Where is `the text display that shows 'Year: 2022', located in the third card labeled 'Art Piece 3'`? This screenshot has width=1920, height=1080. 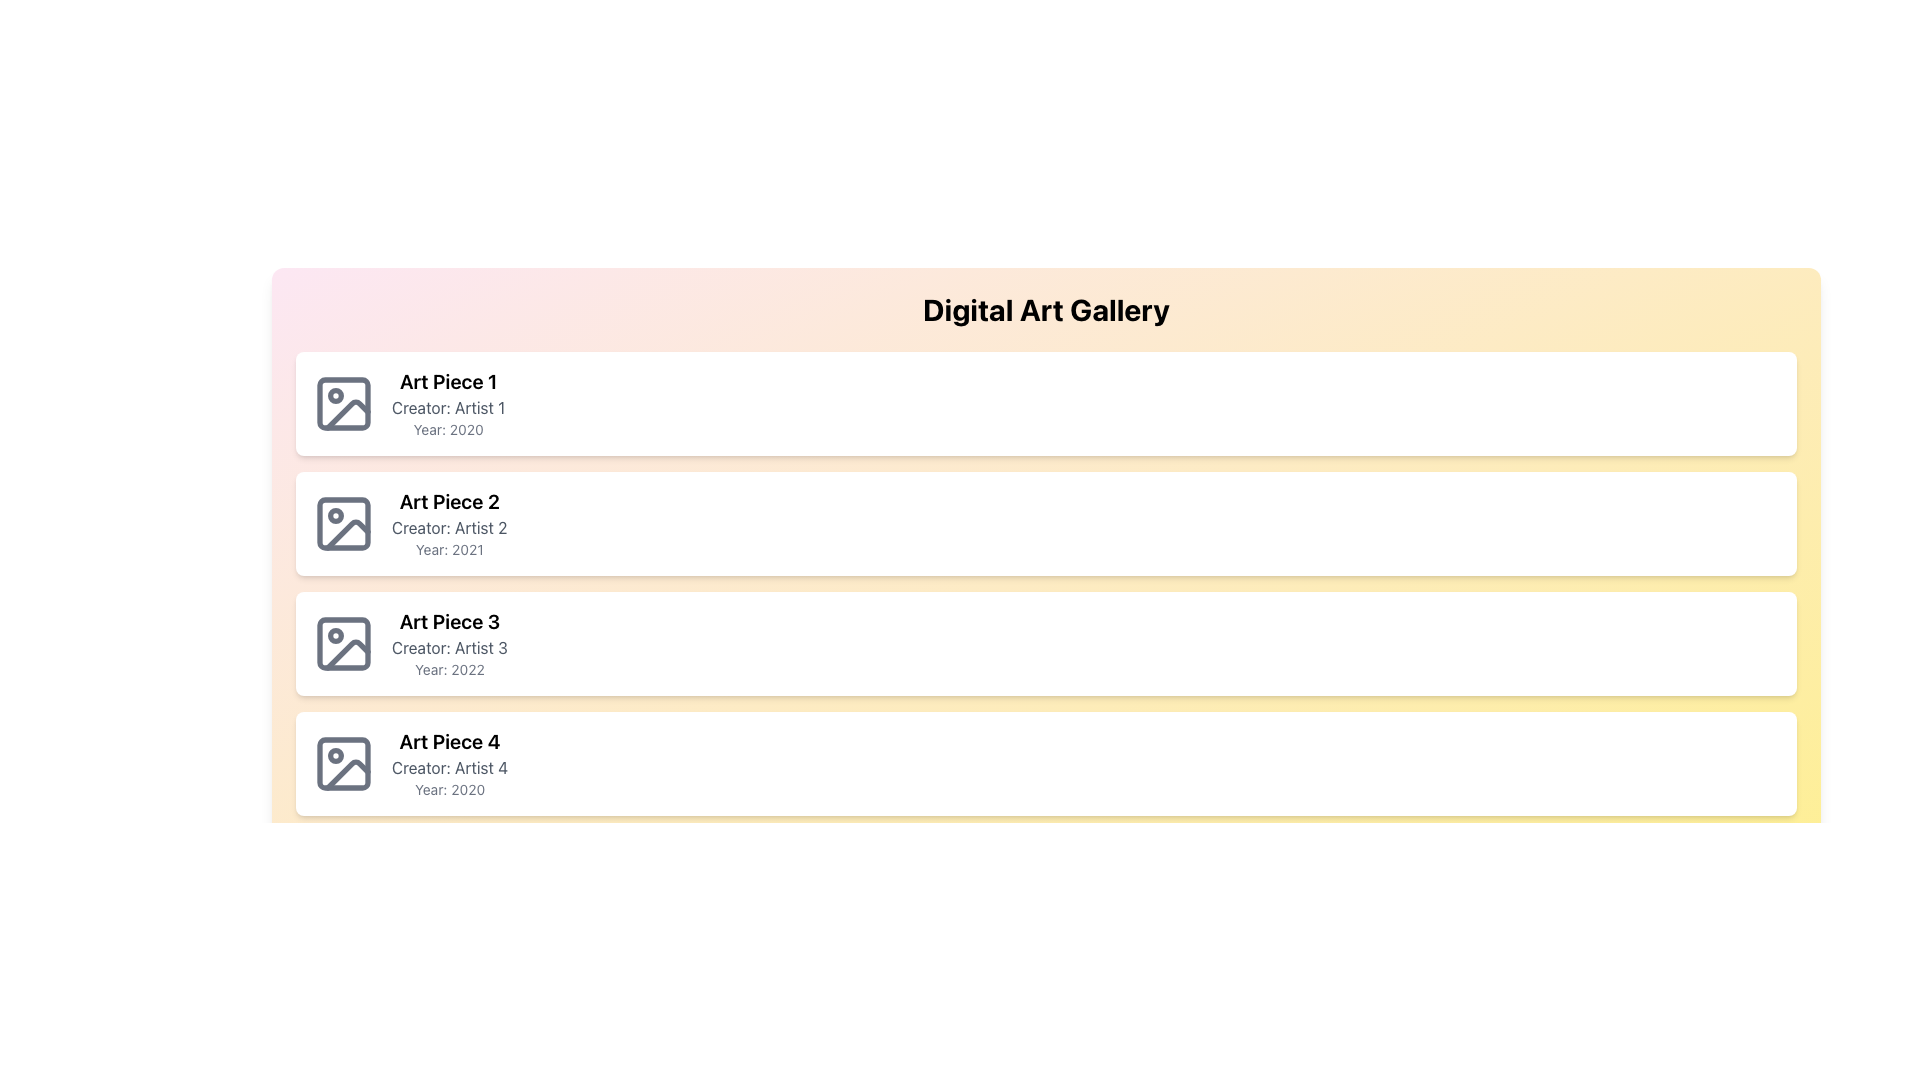
the text display that shows 'Year: 2022', located in the third card labeled 'Art Piece 3' is located at coordinates (448, 670).